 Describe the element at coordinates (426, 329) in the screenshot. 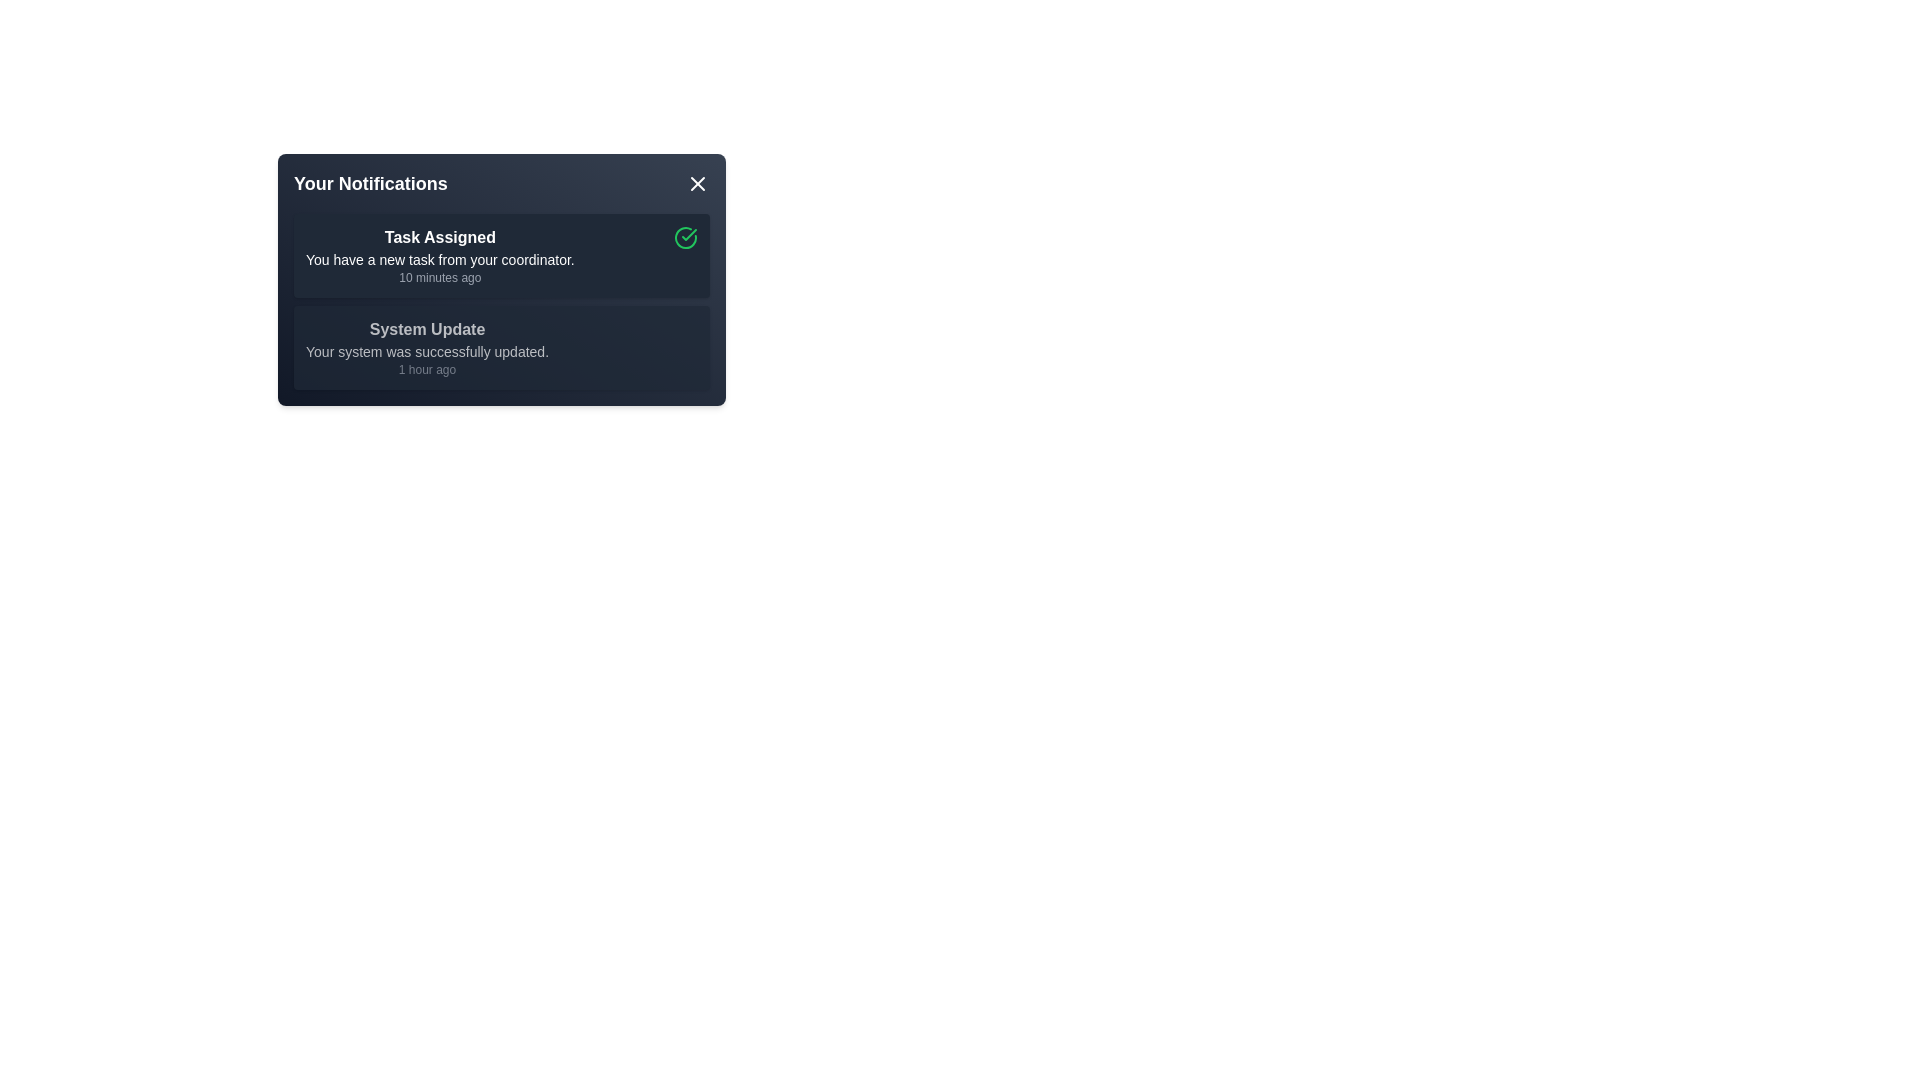

I see `the Text label that serves as a descriptive title for the notification message indicating the type of information or action associated with the system update event` at that location.